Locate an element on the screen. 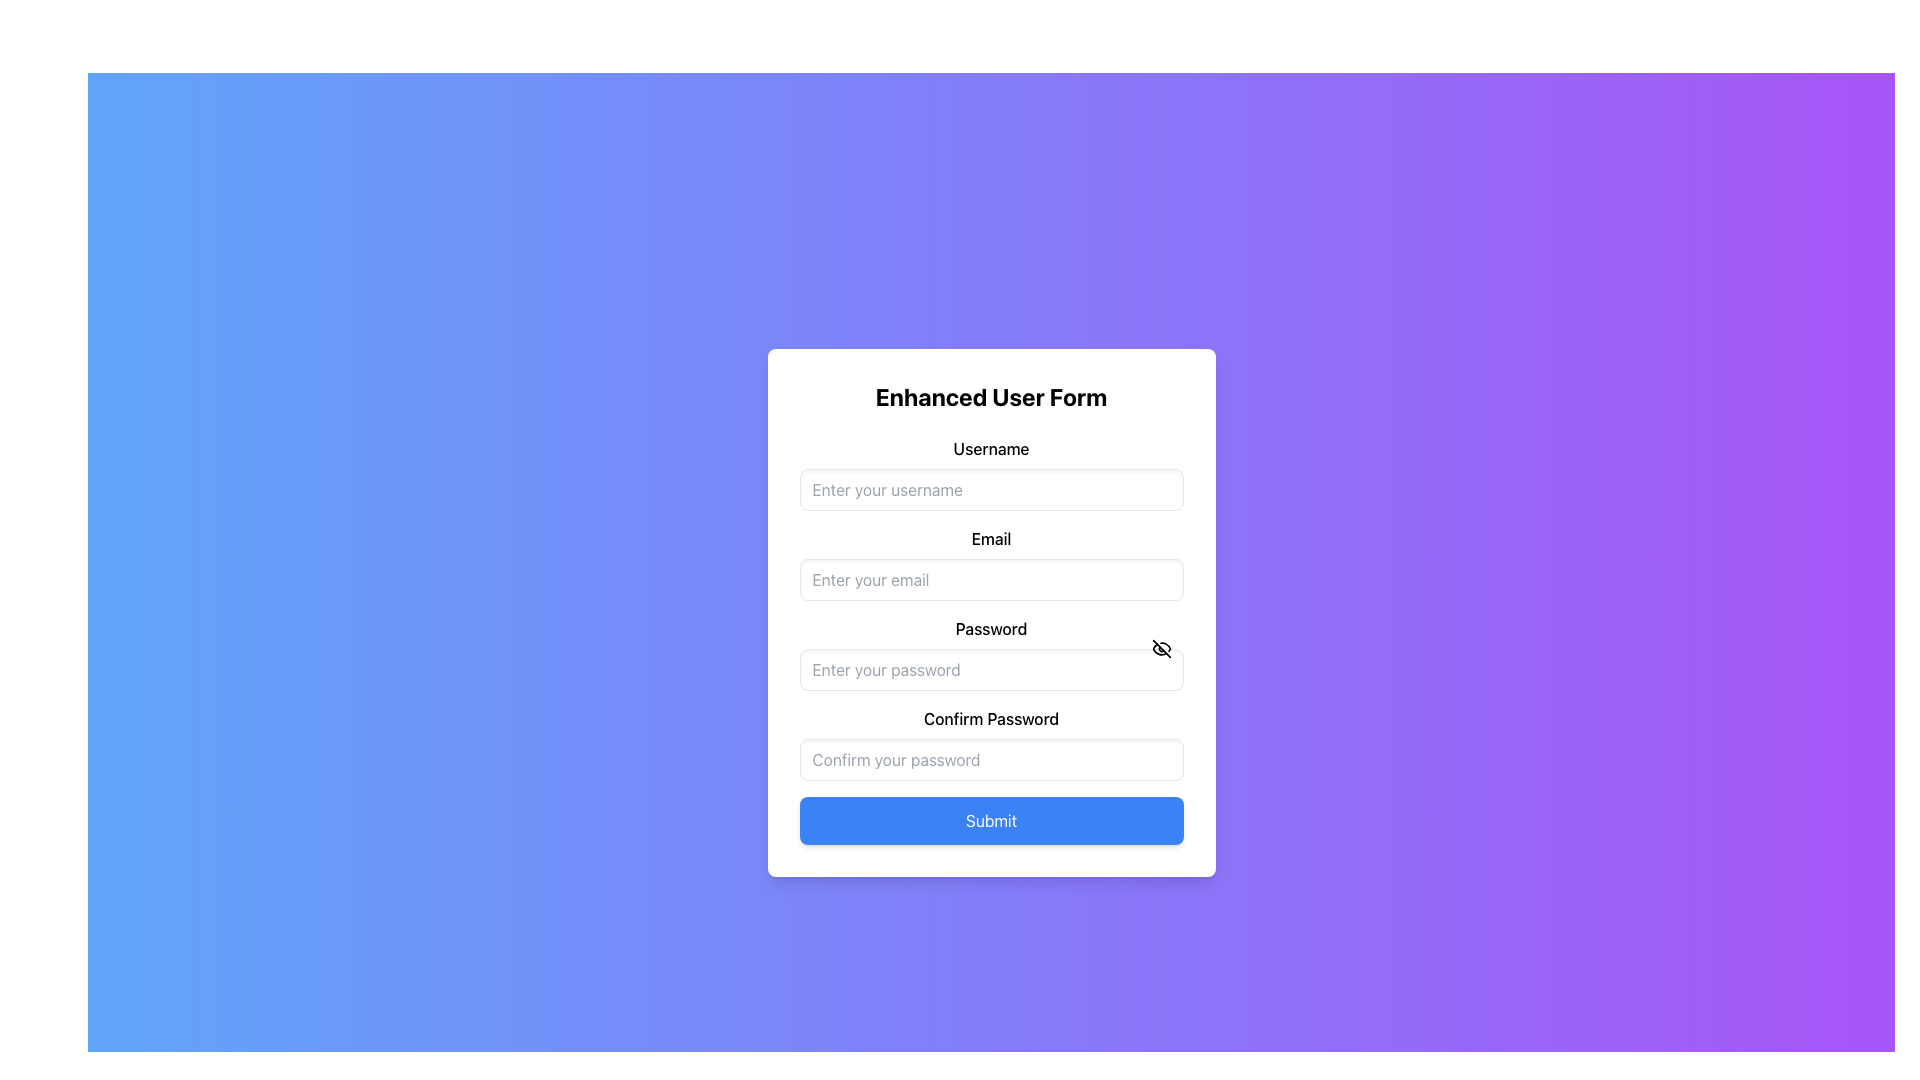 This screenshot has width=1920, height=1080. the 'Email' Text Label element, which is styled in a medium-weight font and positioned above the input field for entering an email address in the form is located at coordinates (991, 538).